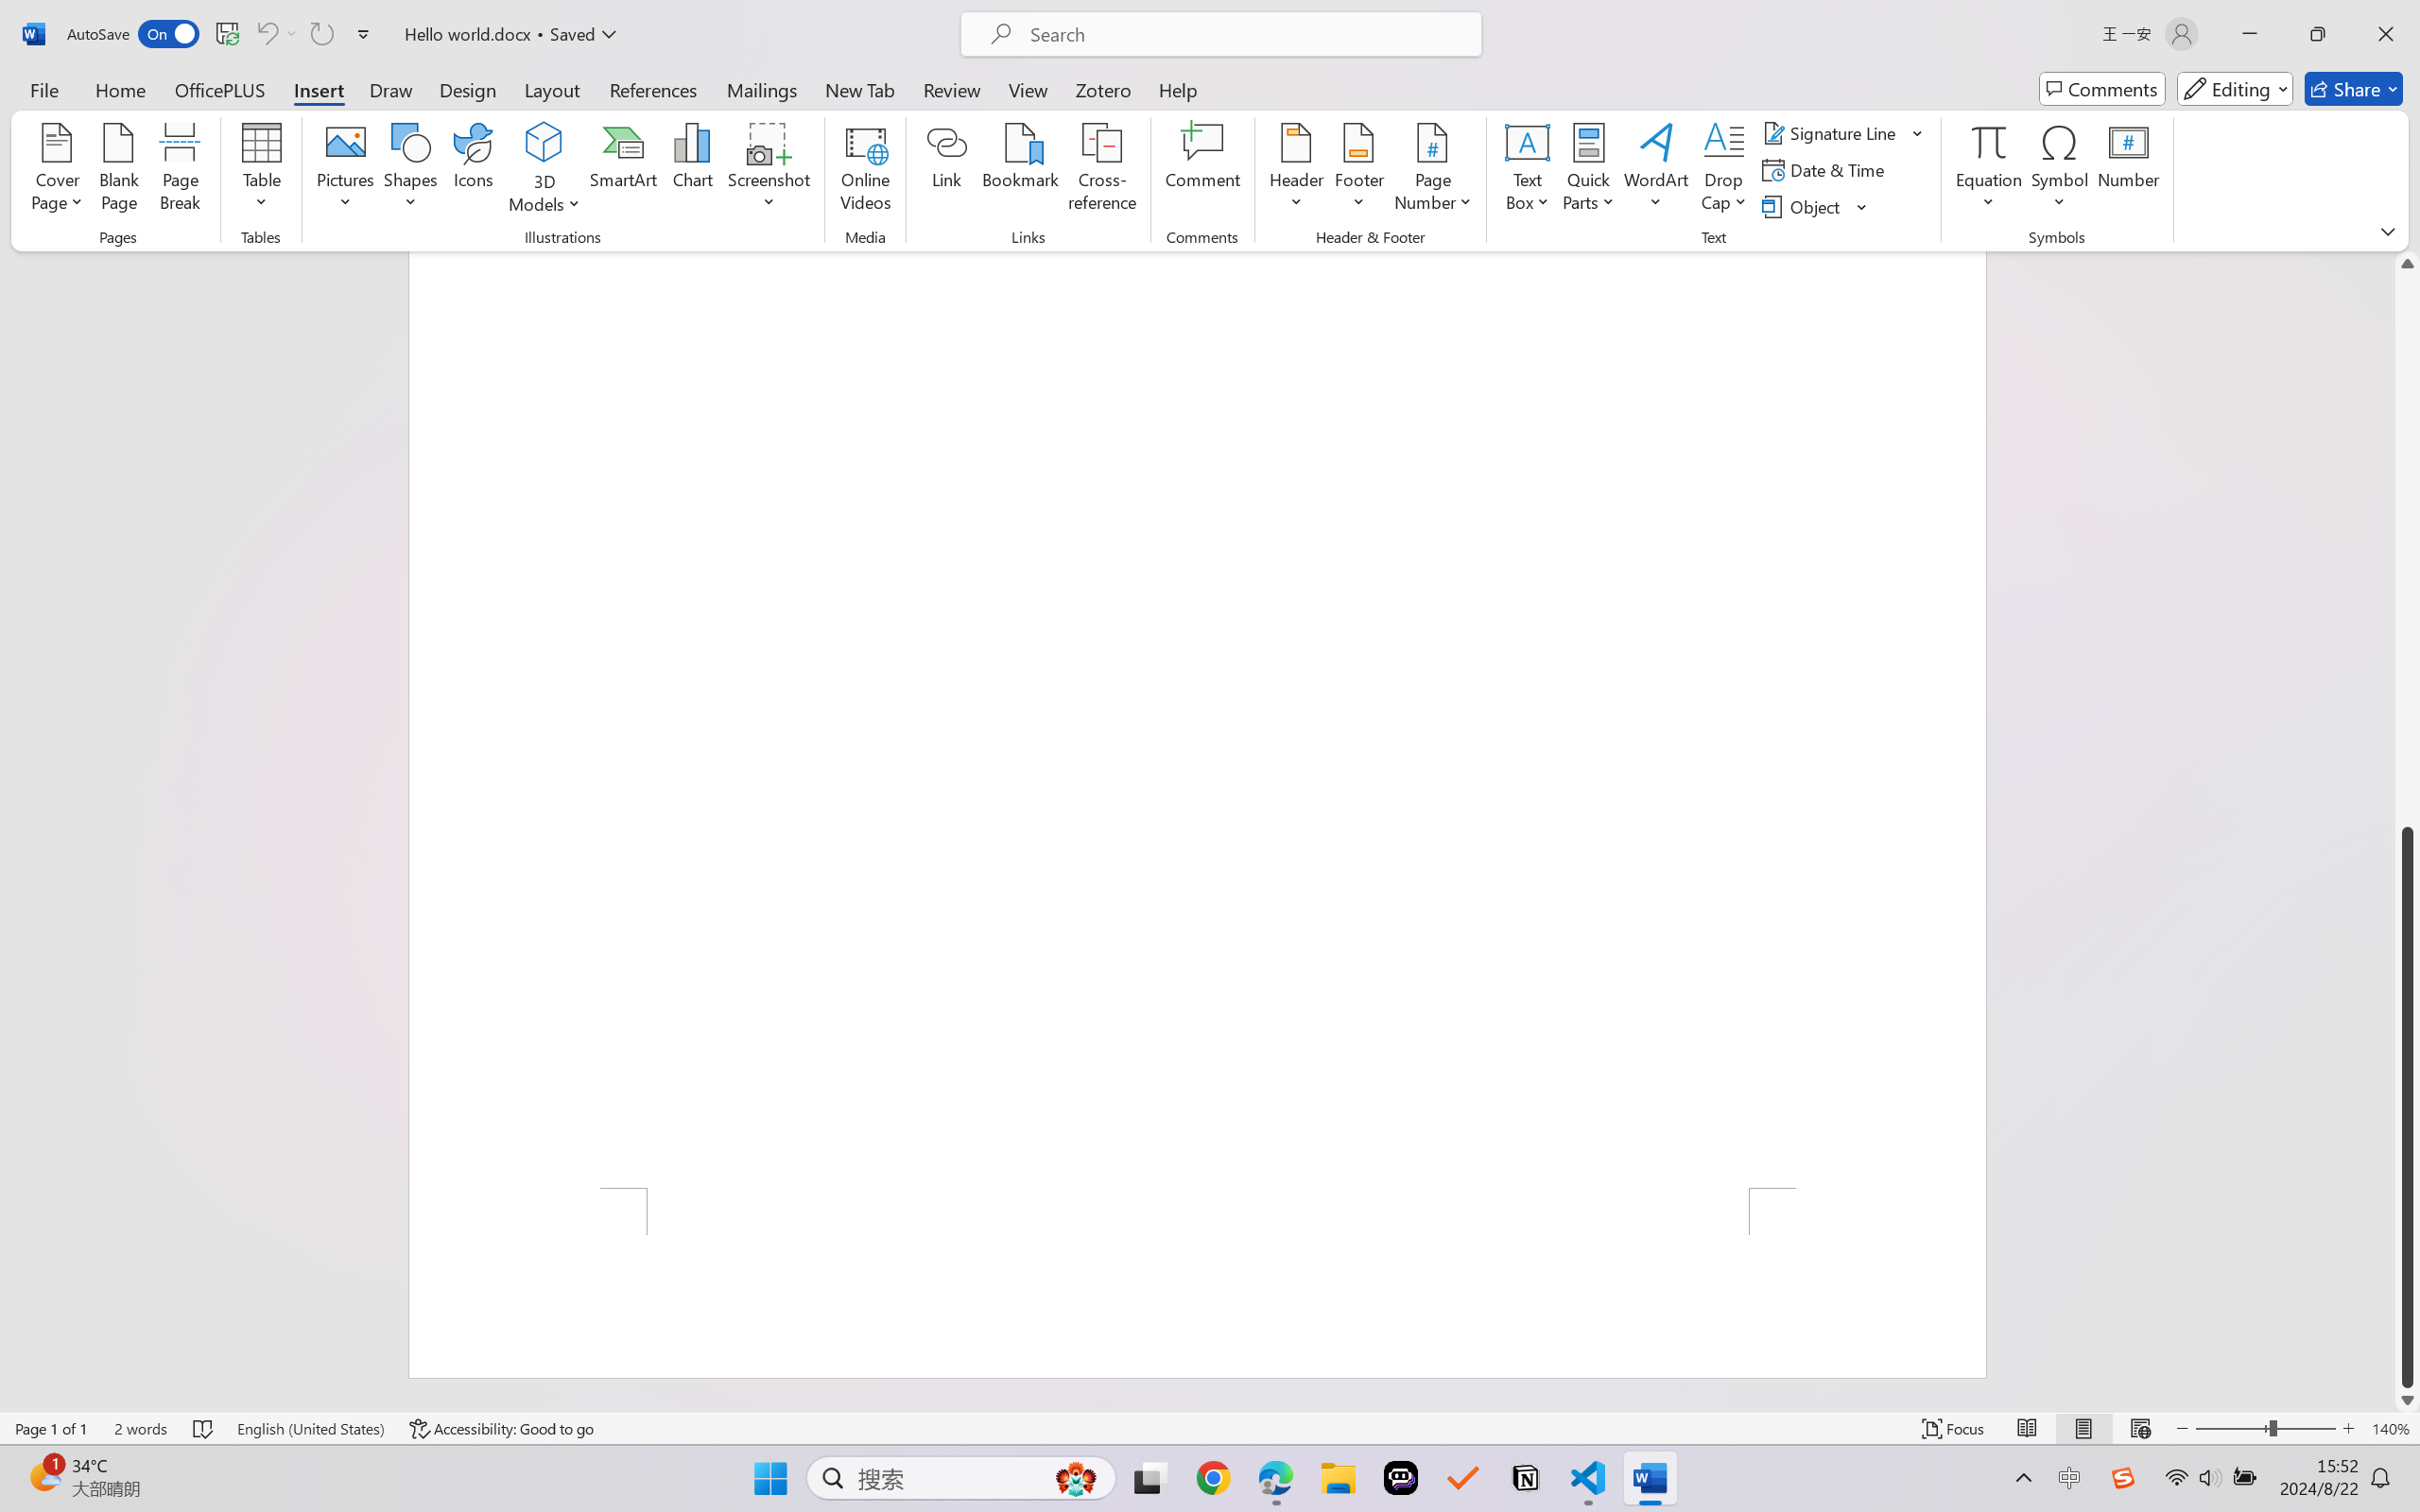  Describe the element at coordinates (2250, 33) in the screenshot. I see `'Minimize'` at that location.